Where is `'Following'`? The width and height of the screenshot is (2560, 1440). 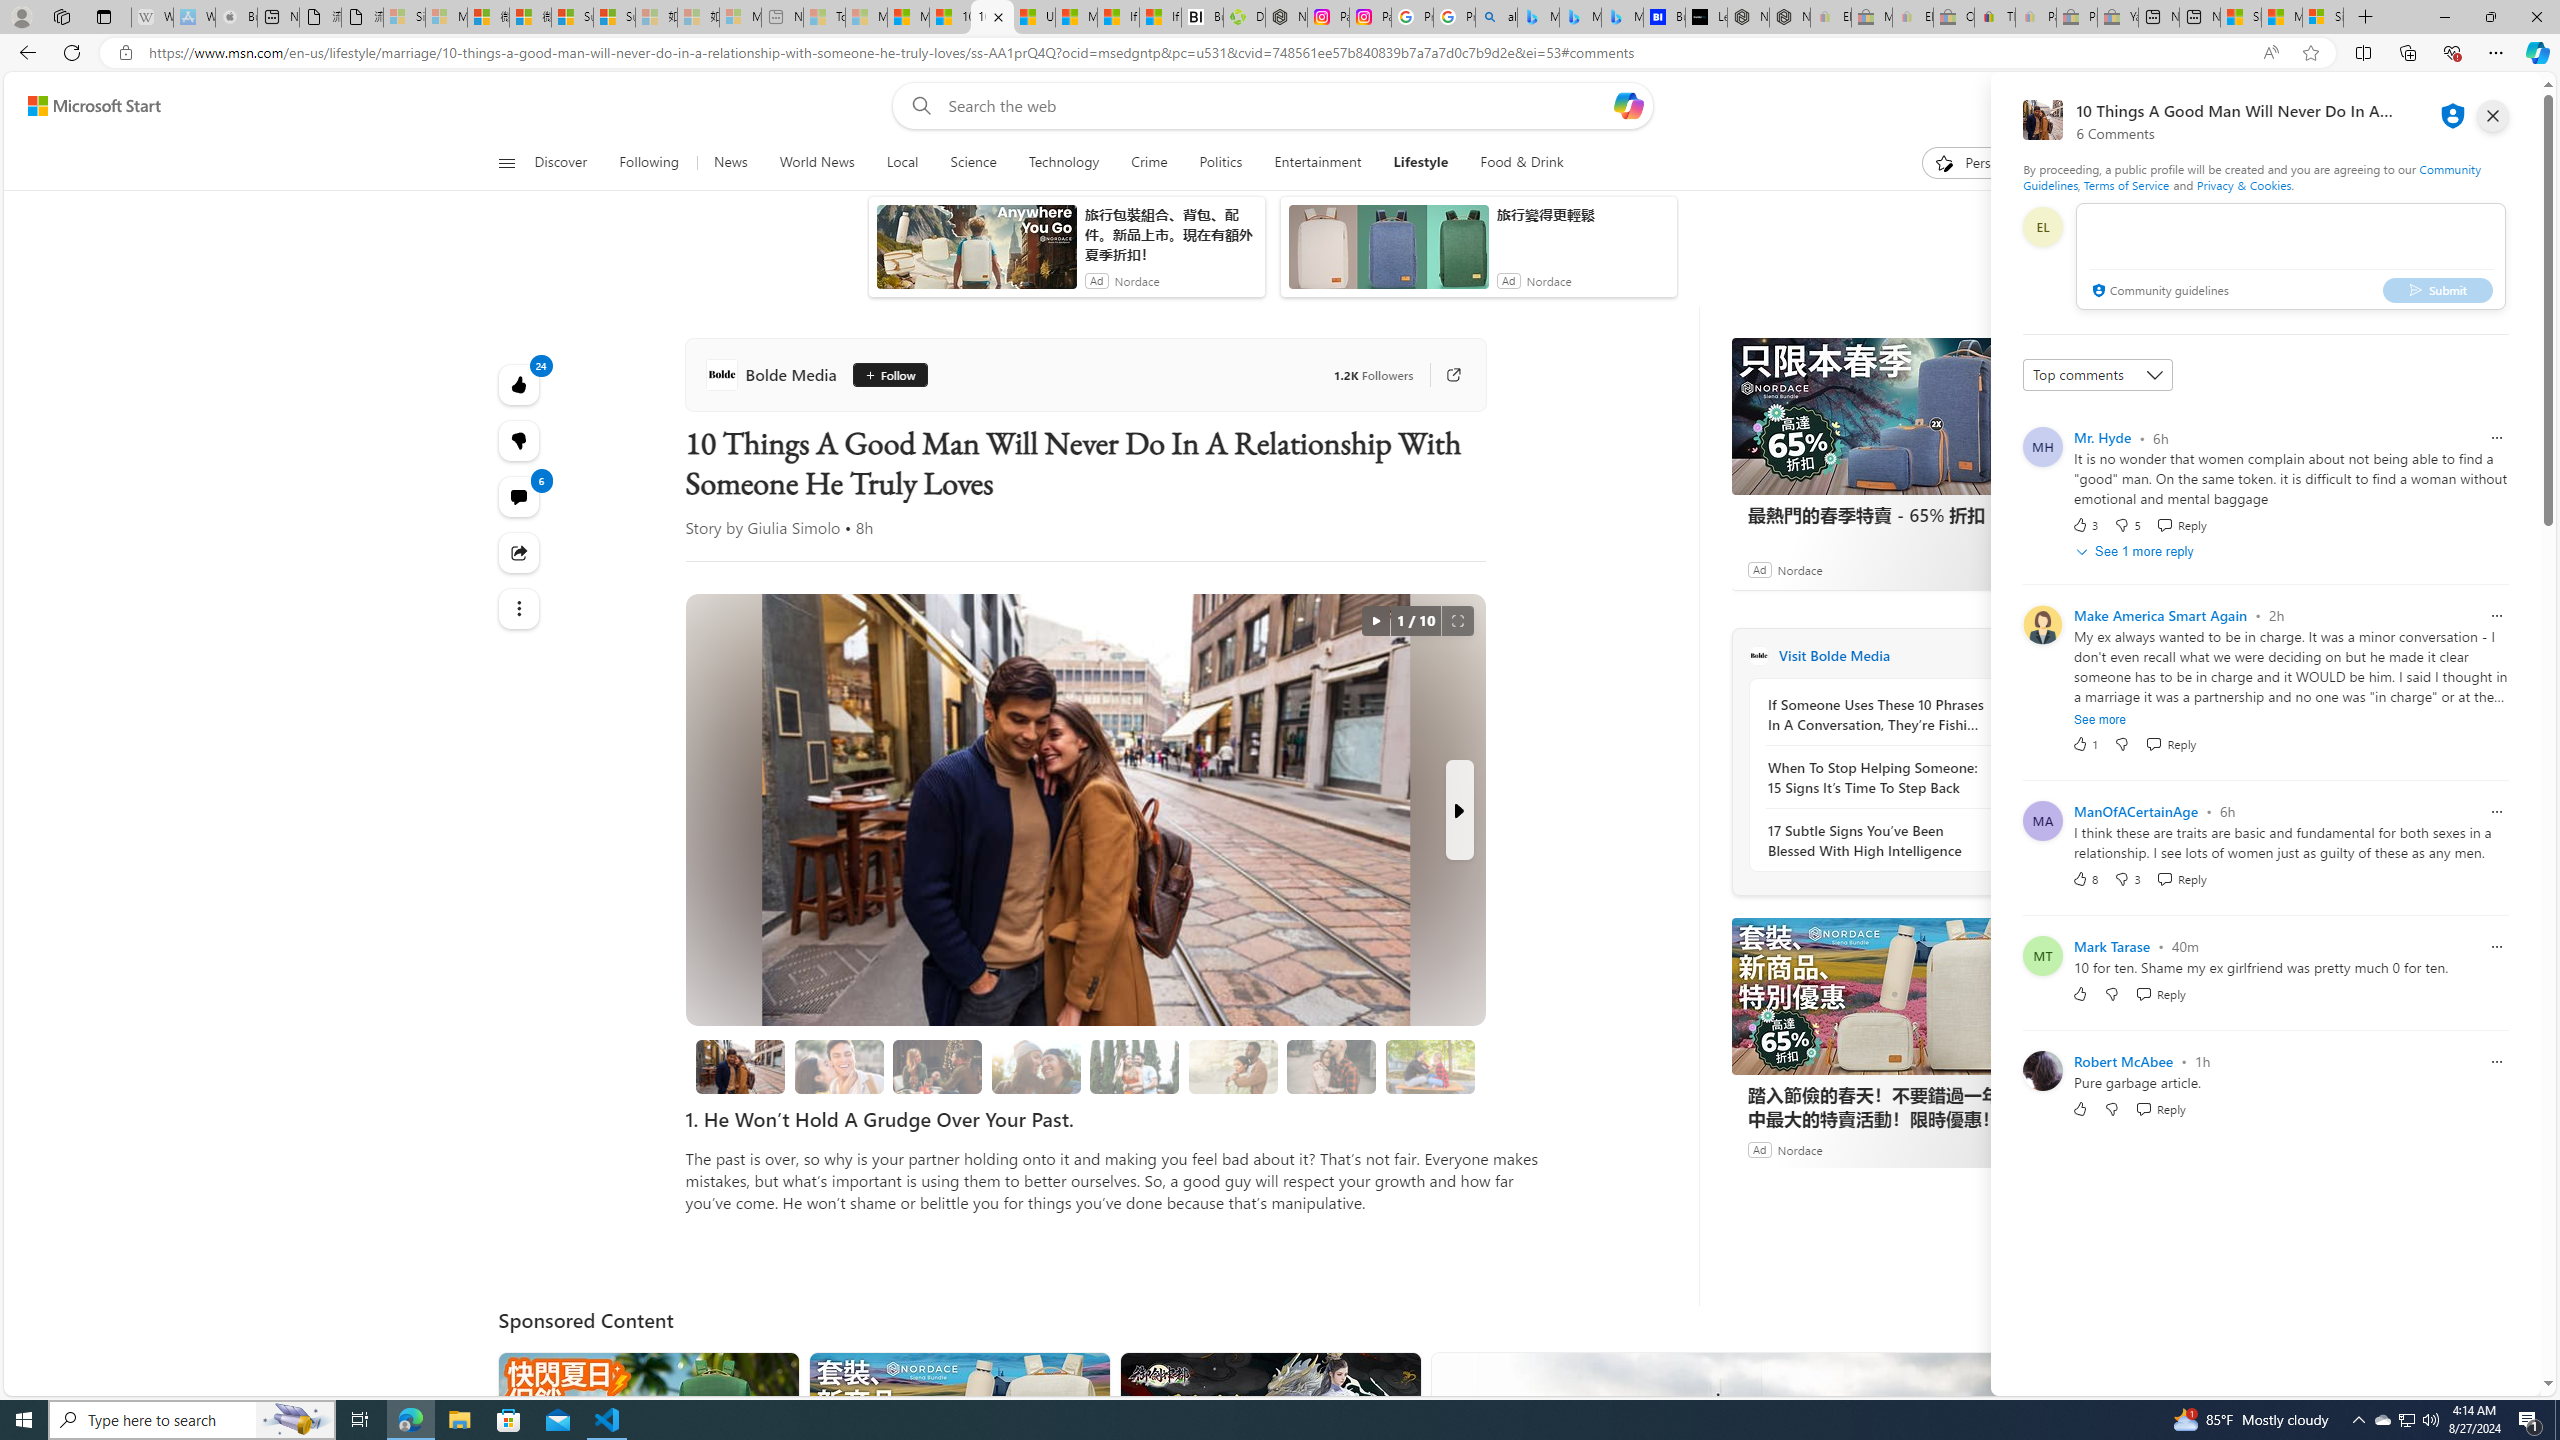 'Following' is located at coordinates (651, 162).